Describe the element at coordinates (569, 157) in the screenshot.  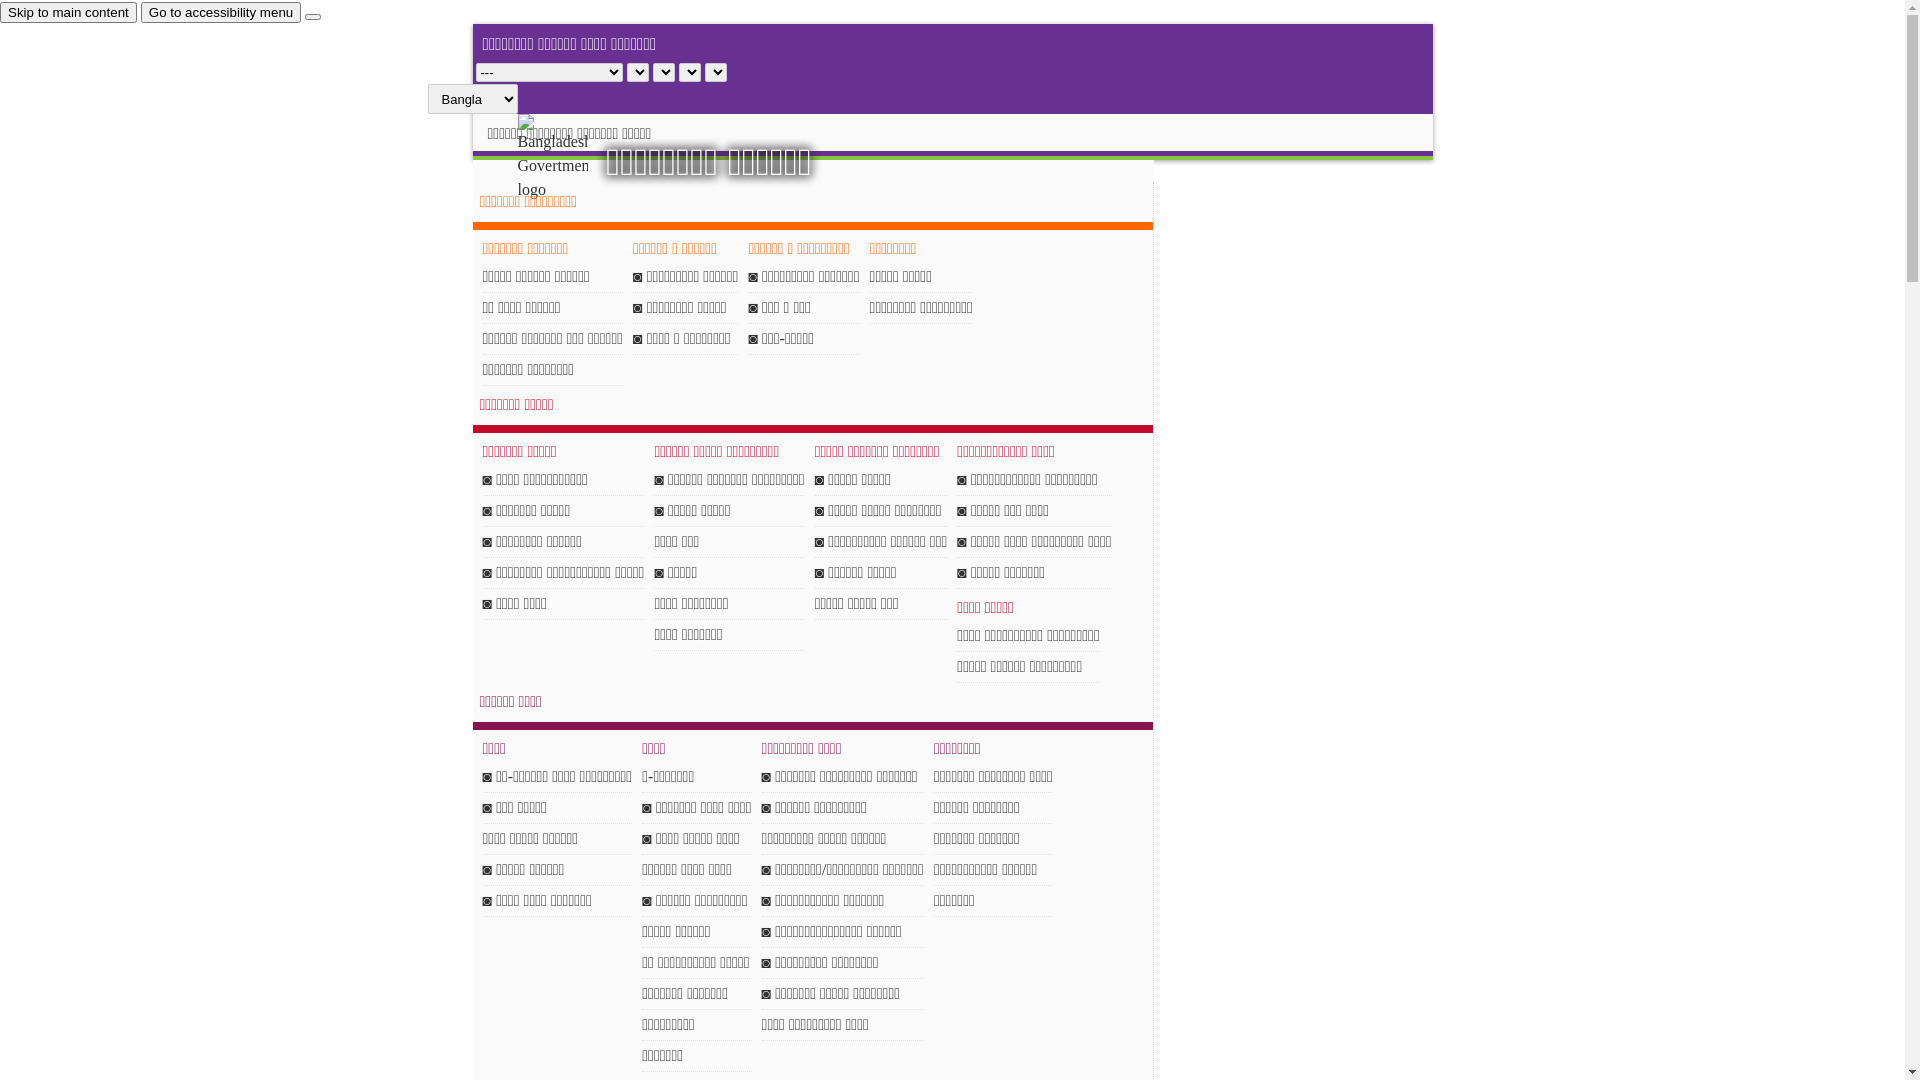
I see `'` at that location.